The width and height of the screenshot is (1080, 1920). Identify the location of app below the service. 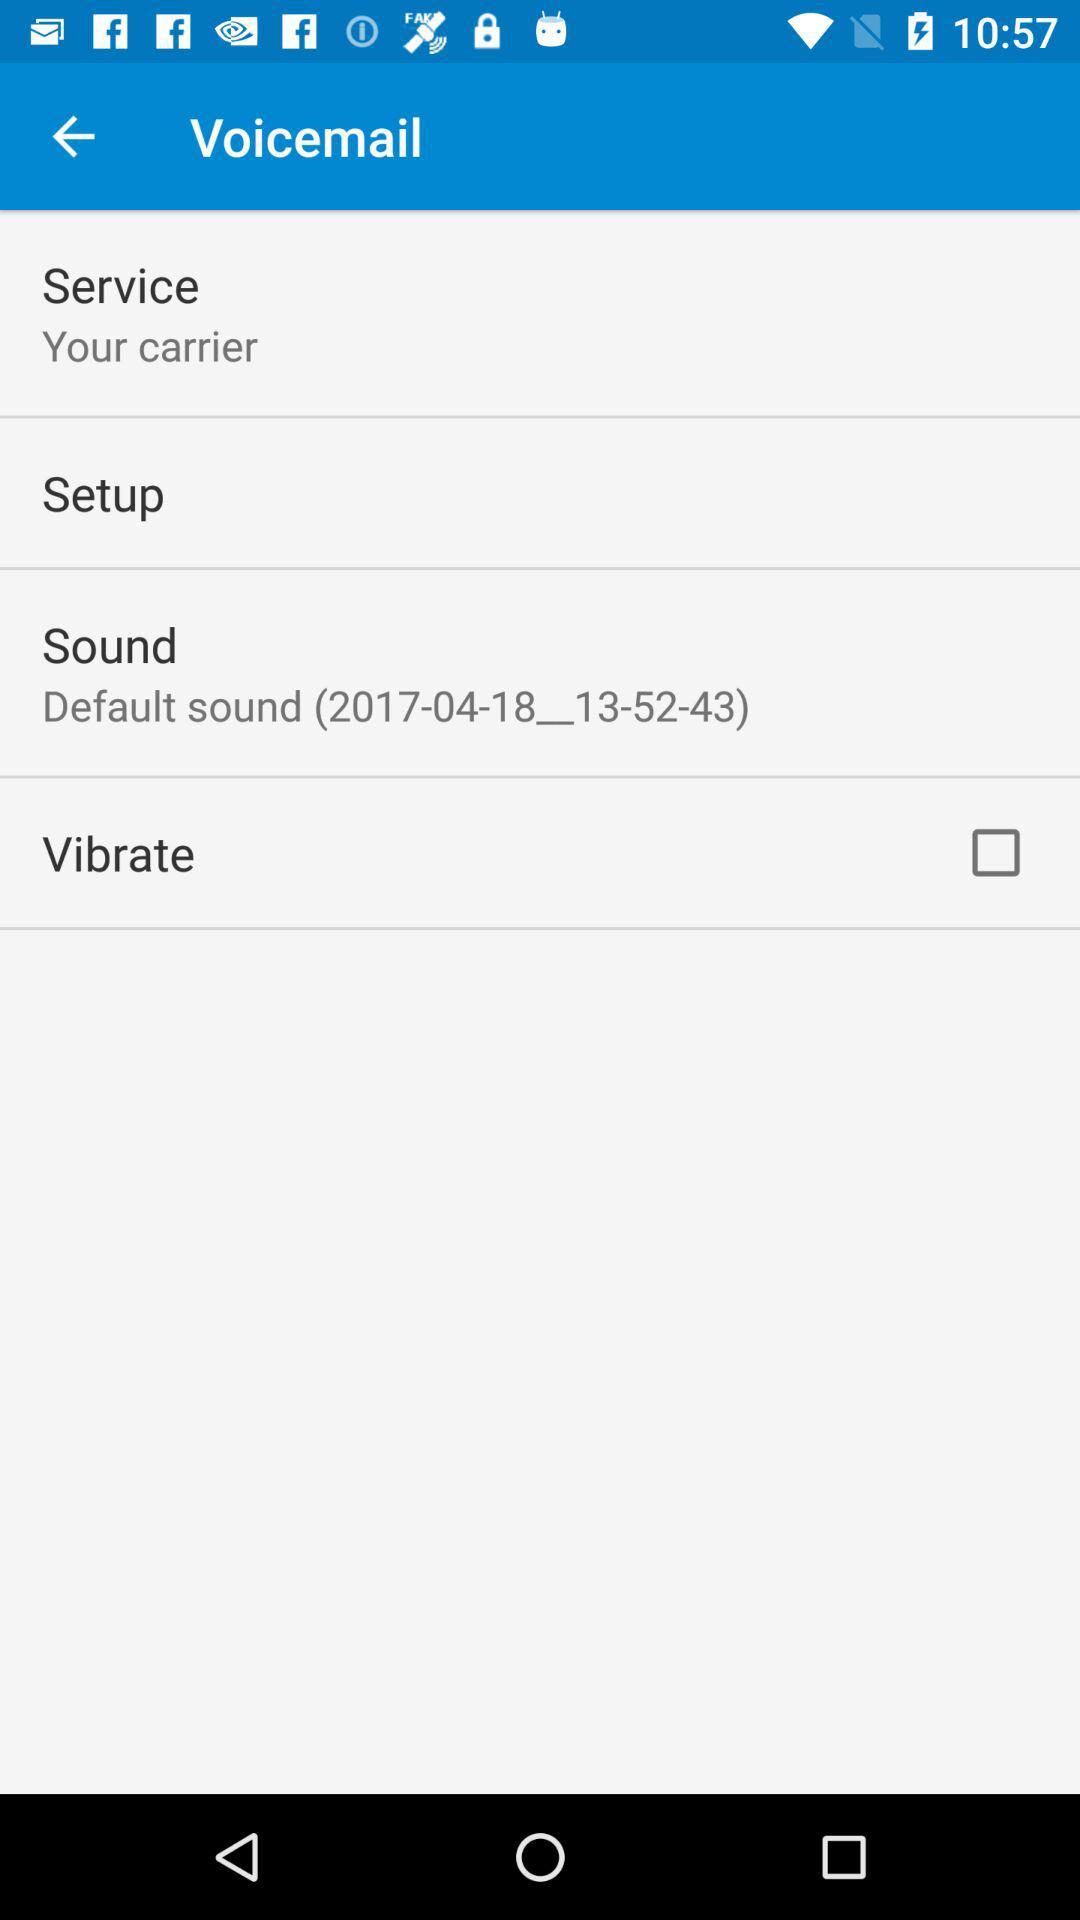
(149, 345).